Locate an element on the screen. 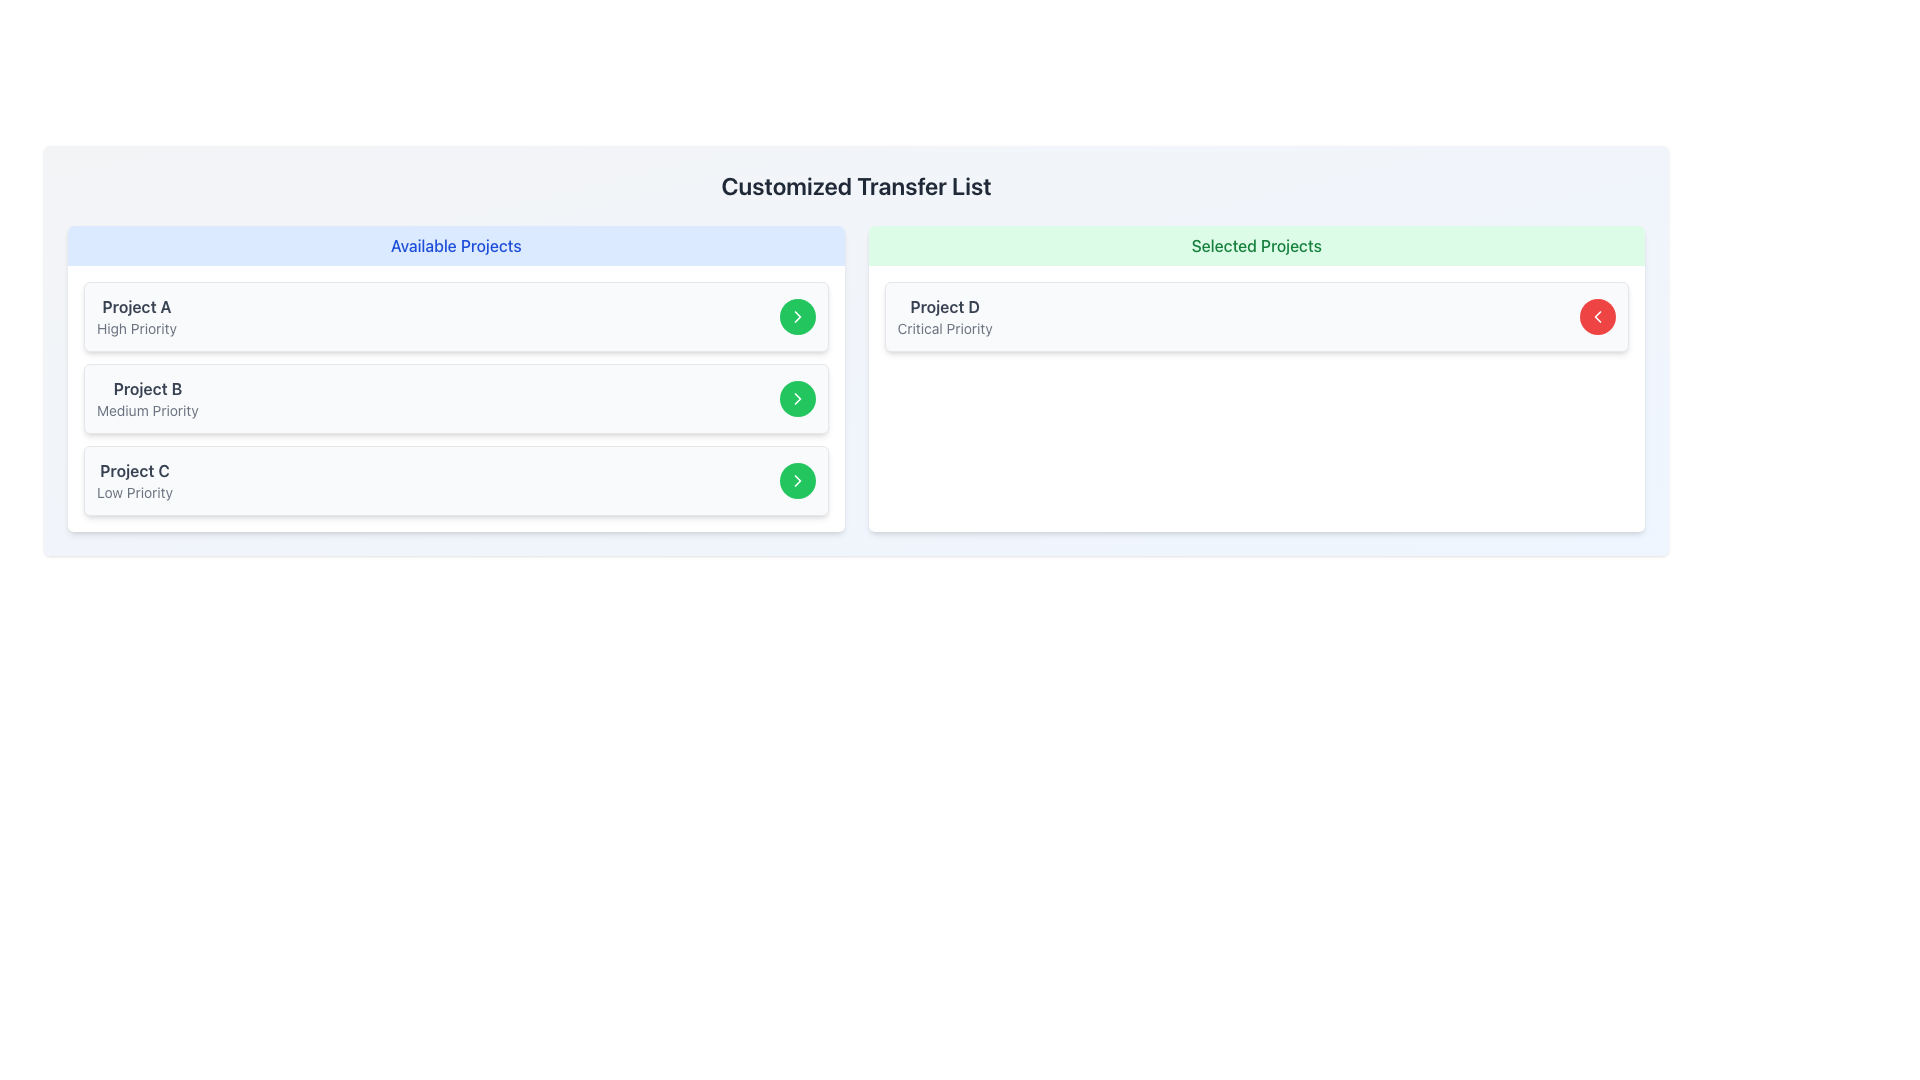 Image resolution: width=1920 pixels, height=1080 pixels. the text label displaying 'Project C' with 'Low Priority' in the 'Available Projects' list, which is the third card below 'Project B' is located at coordinates (133, 481).